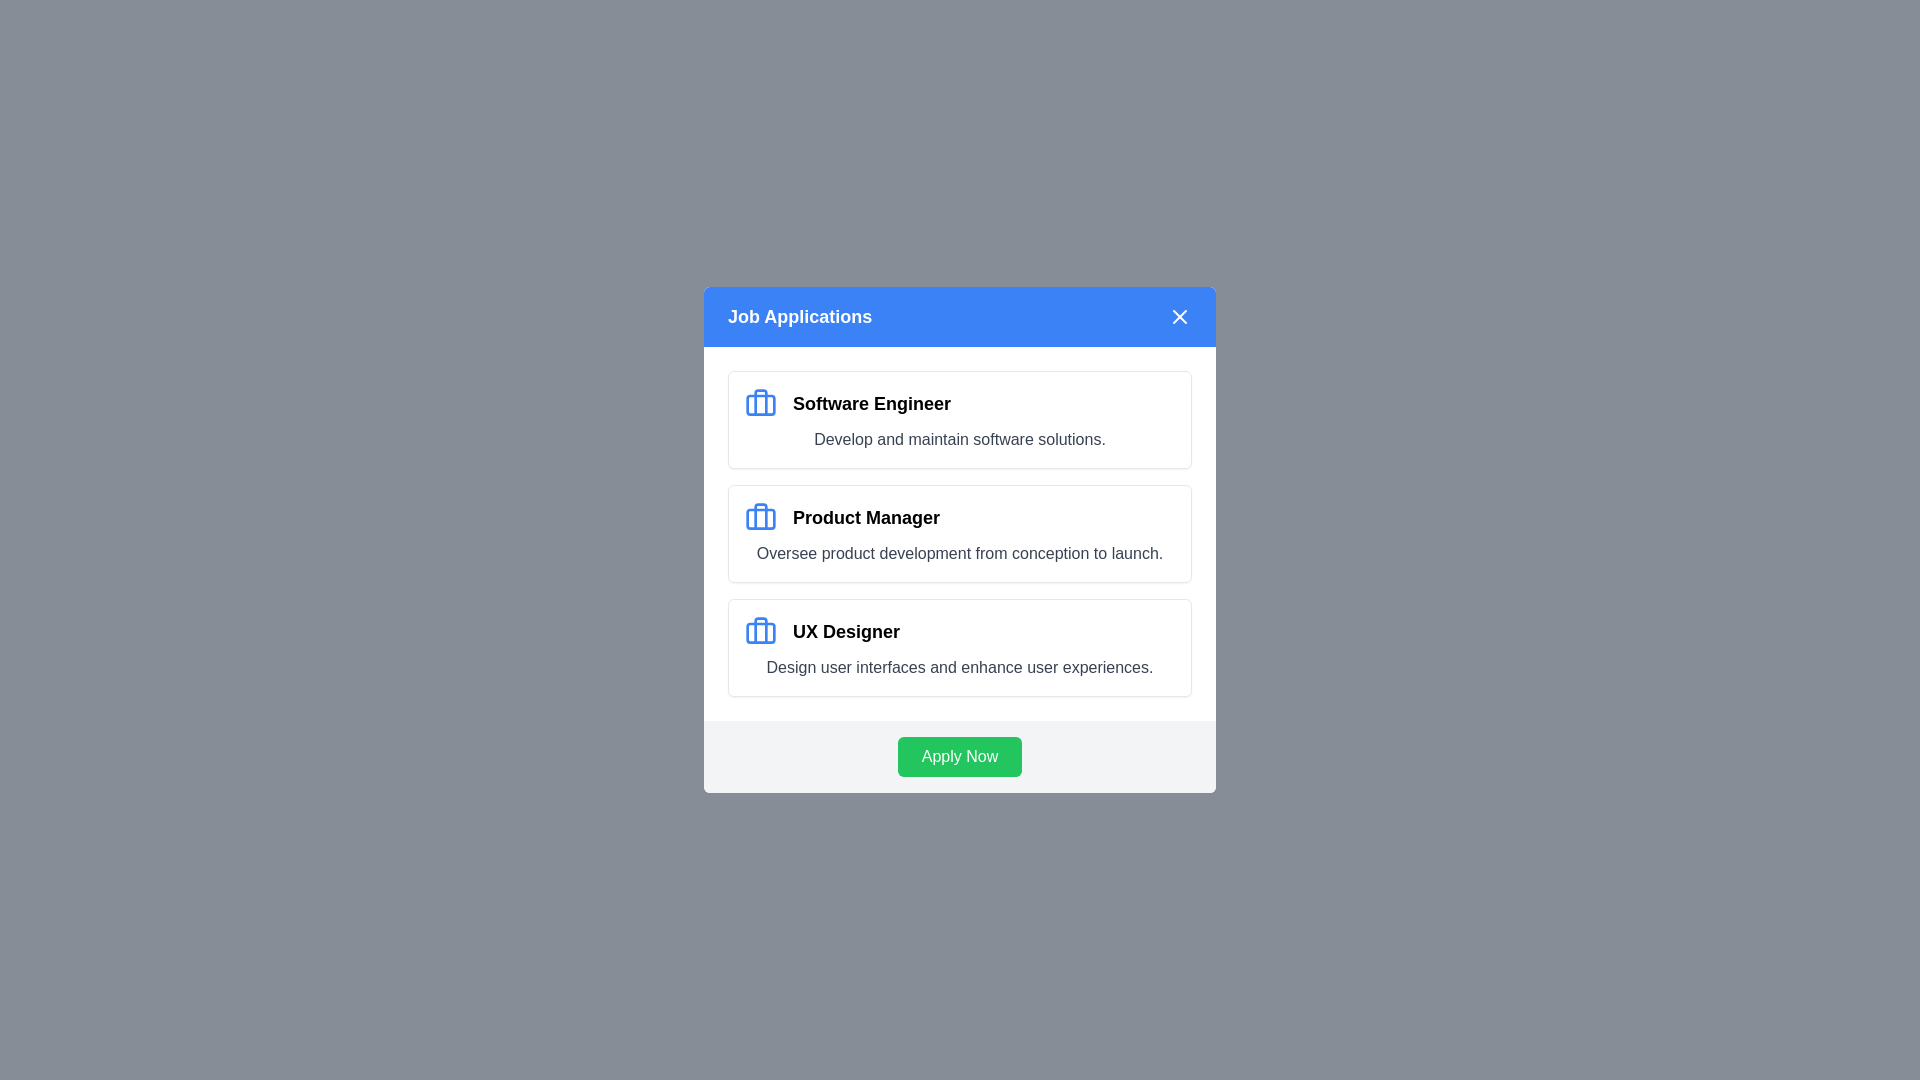 This screenshot has height=1080, width=1920. What do you see at coordinates (866, 516) in the screenshot?
I see `the 'Product Manager' title text, which is bold and larger, displayed prominently within the second card of the job list in the modal` at bounding box center [866, 516].